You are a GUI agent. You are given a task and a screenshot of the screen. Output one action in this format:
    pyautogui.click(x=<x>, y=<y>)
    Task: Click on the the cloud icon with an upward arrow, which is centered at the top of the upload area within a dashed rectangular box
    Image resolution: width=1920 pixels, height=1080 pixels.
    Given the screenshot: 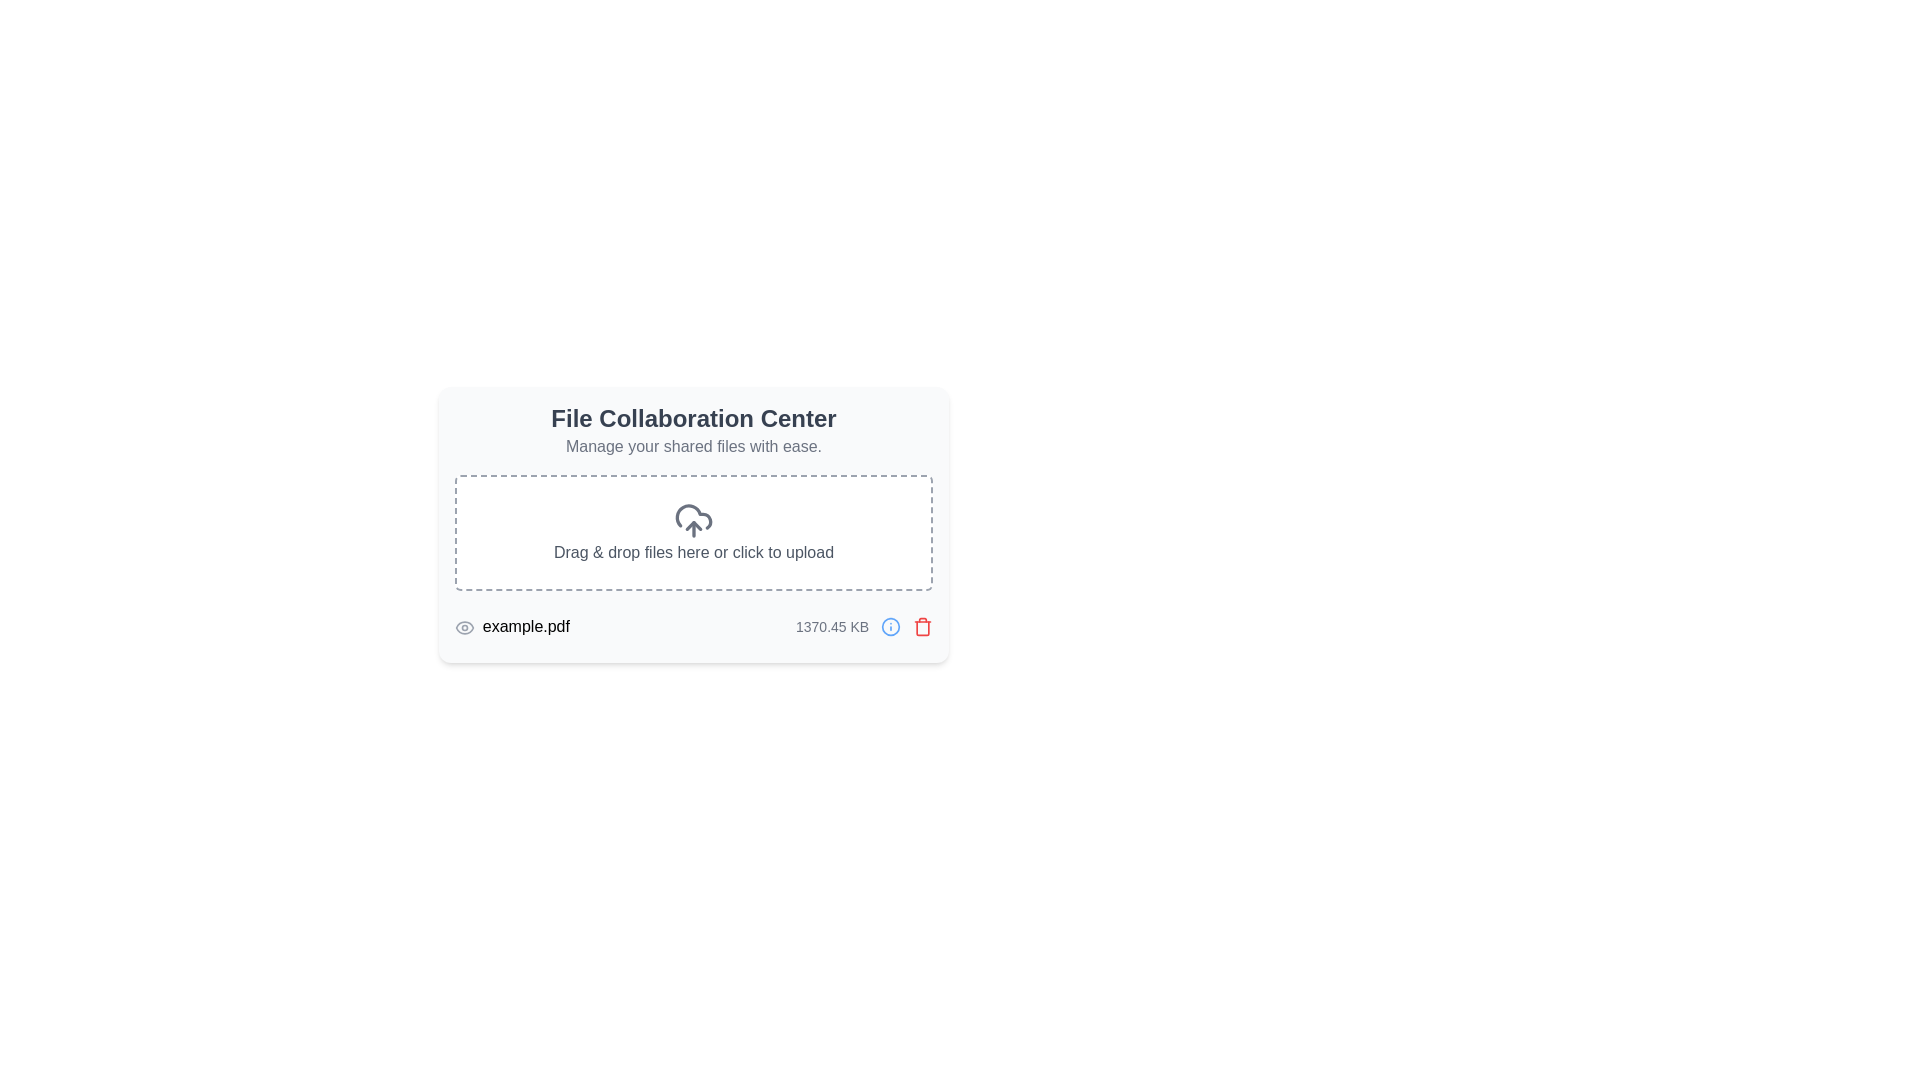 What is the action you would take?
    pyautogui.click(x=693, y=519)
    